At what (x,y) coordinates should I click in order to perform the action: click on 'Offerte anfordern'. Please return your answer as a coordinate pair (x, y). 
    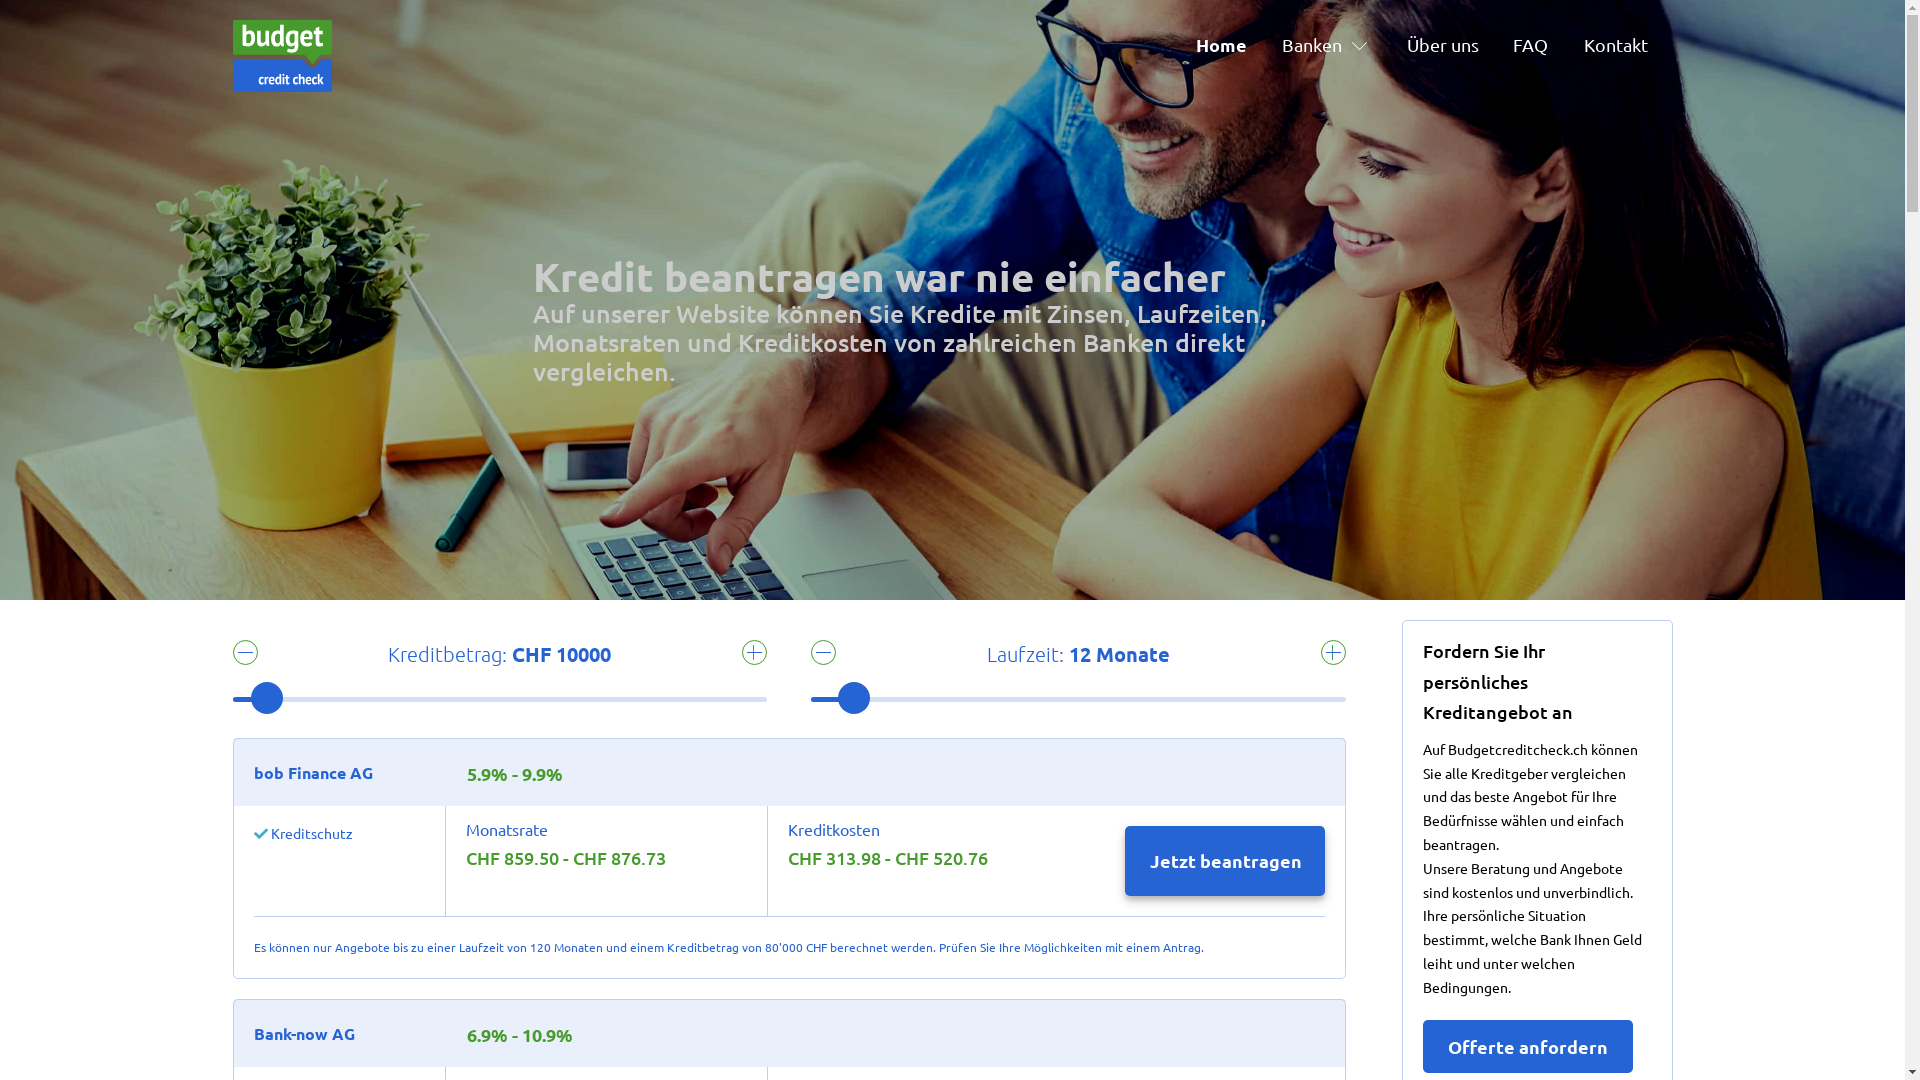
    Looking at the image, I should click on (1526, 1045).